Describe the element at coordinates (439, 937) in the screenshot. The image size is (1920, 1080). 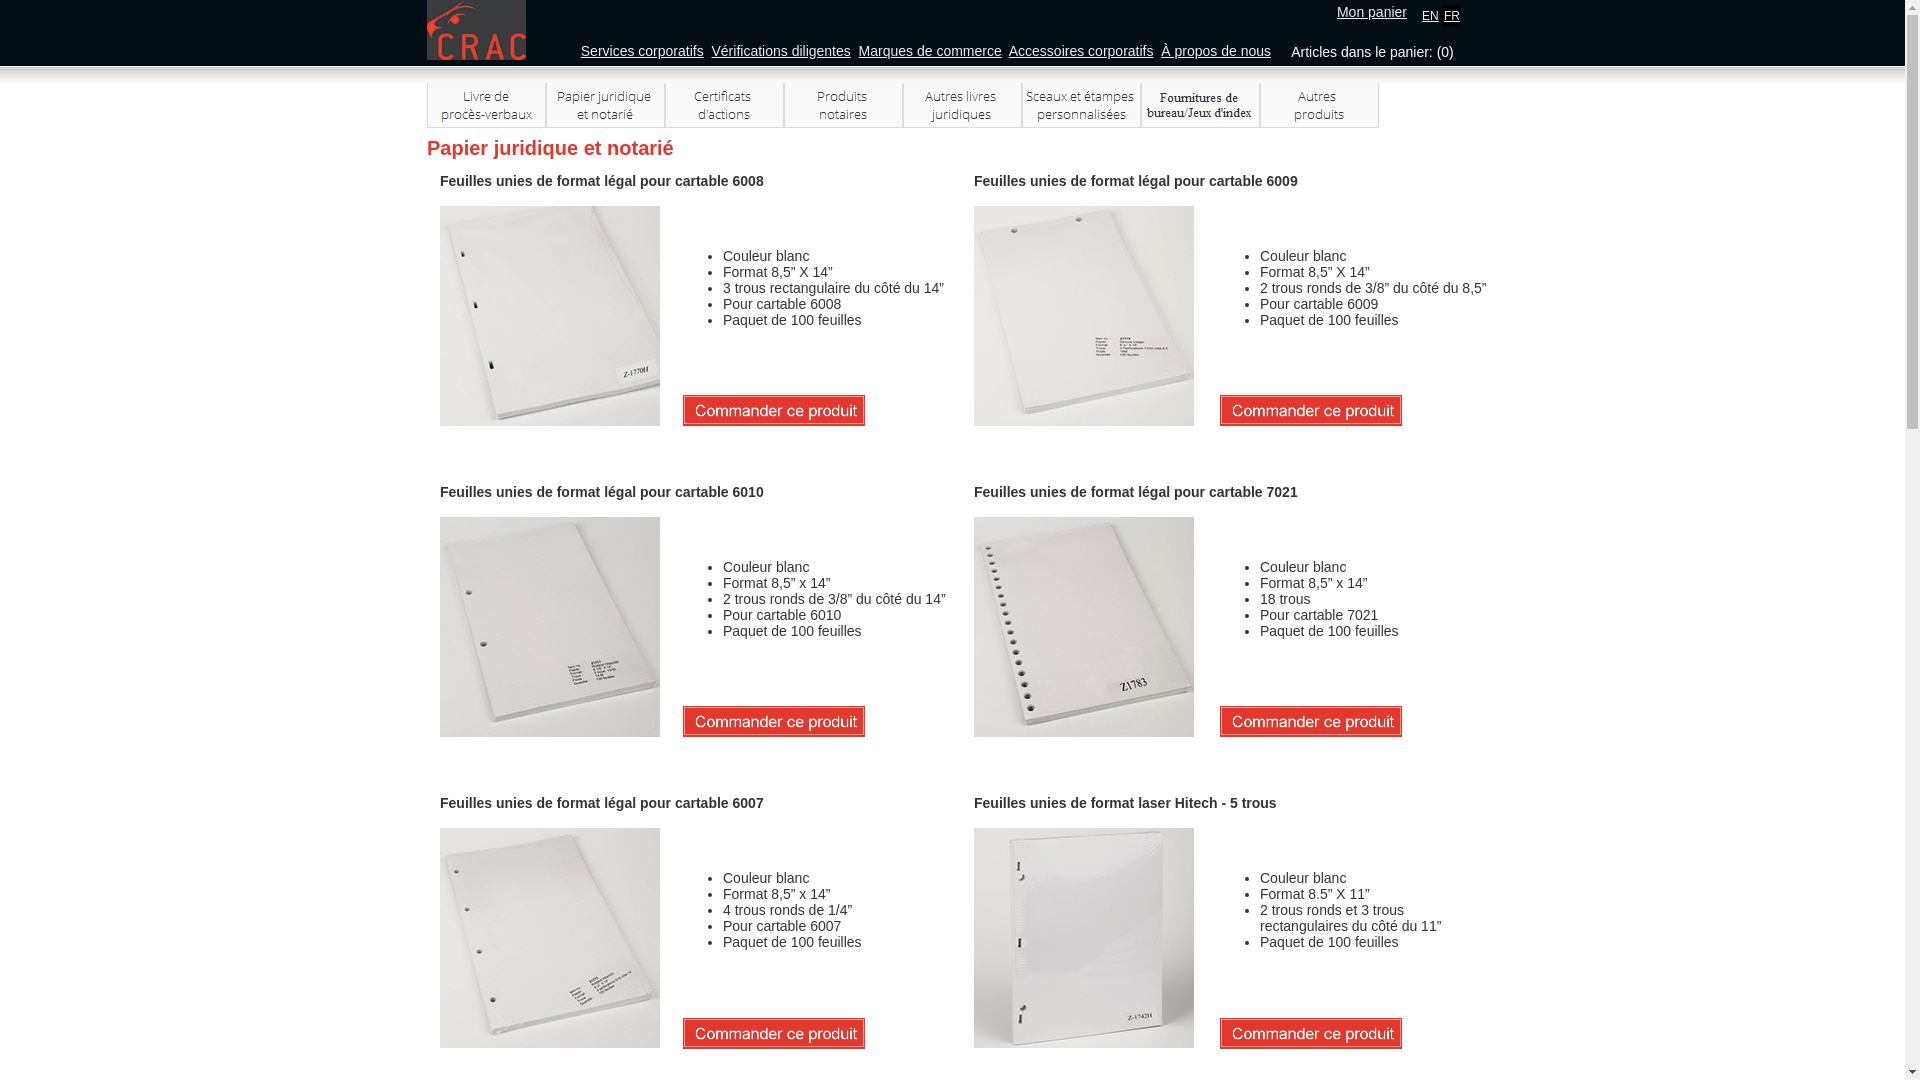
I see `'Z1773-alt-220'` at that location.